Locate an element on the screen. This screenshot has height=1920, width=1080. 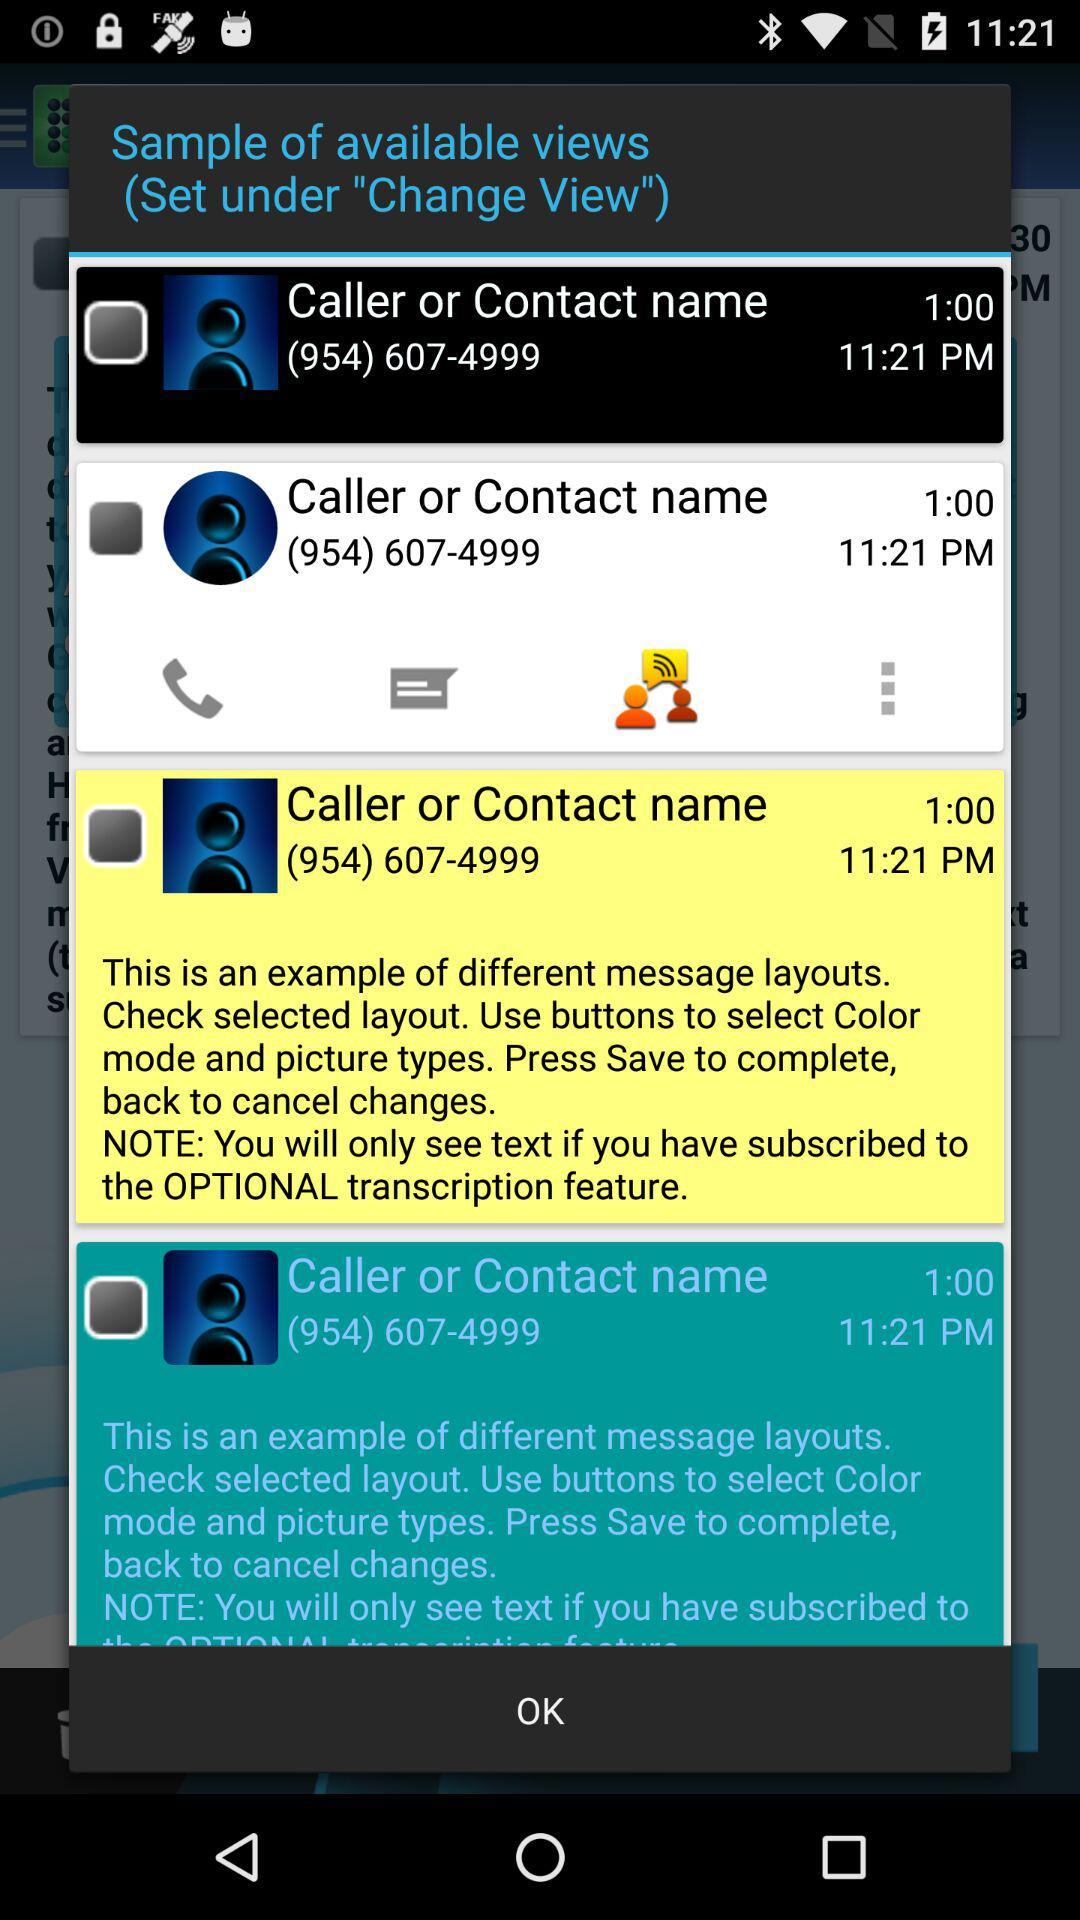
view type is located at coordinates (115, 528).